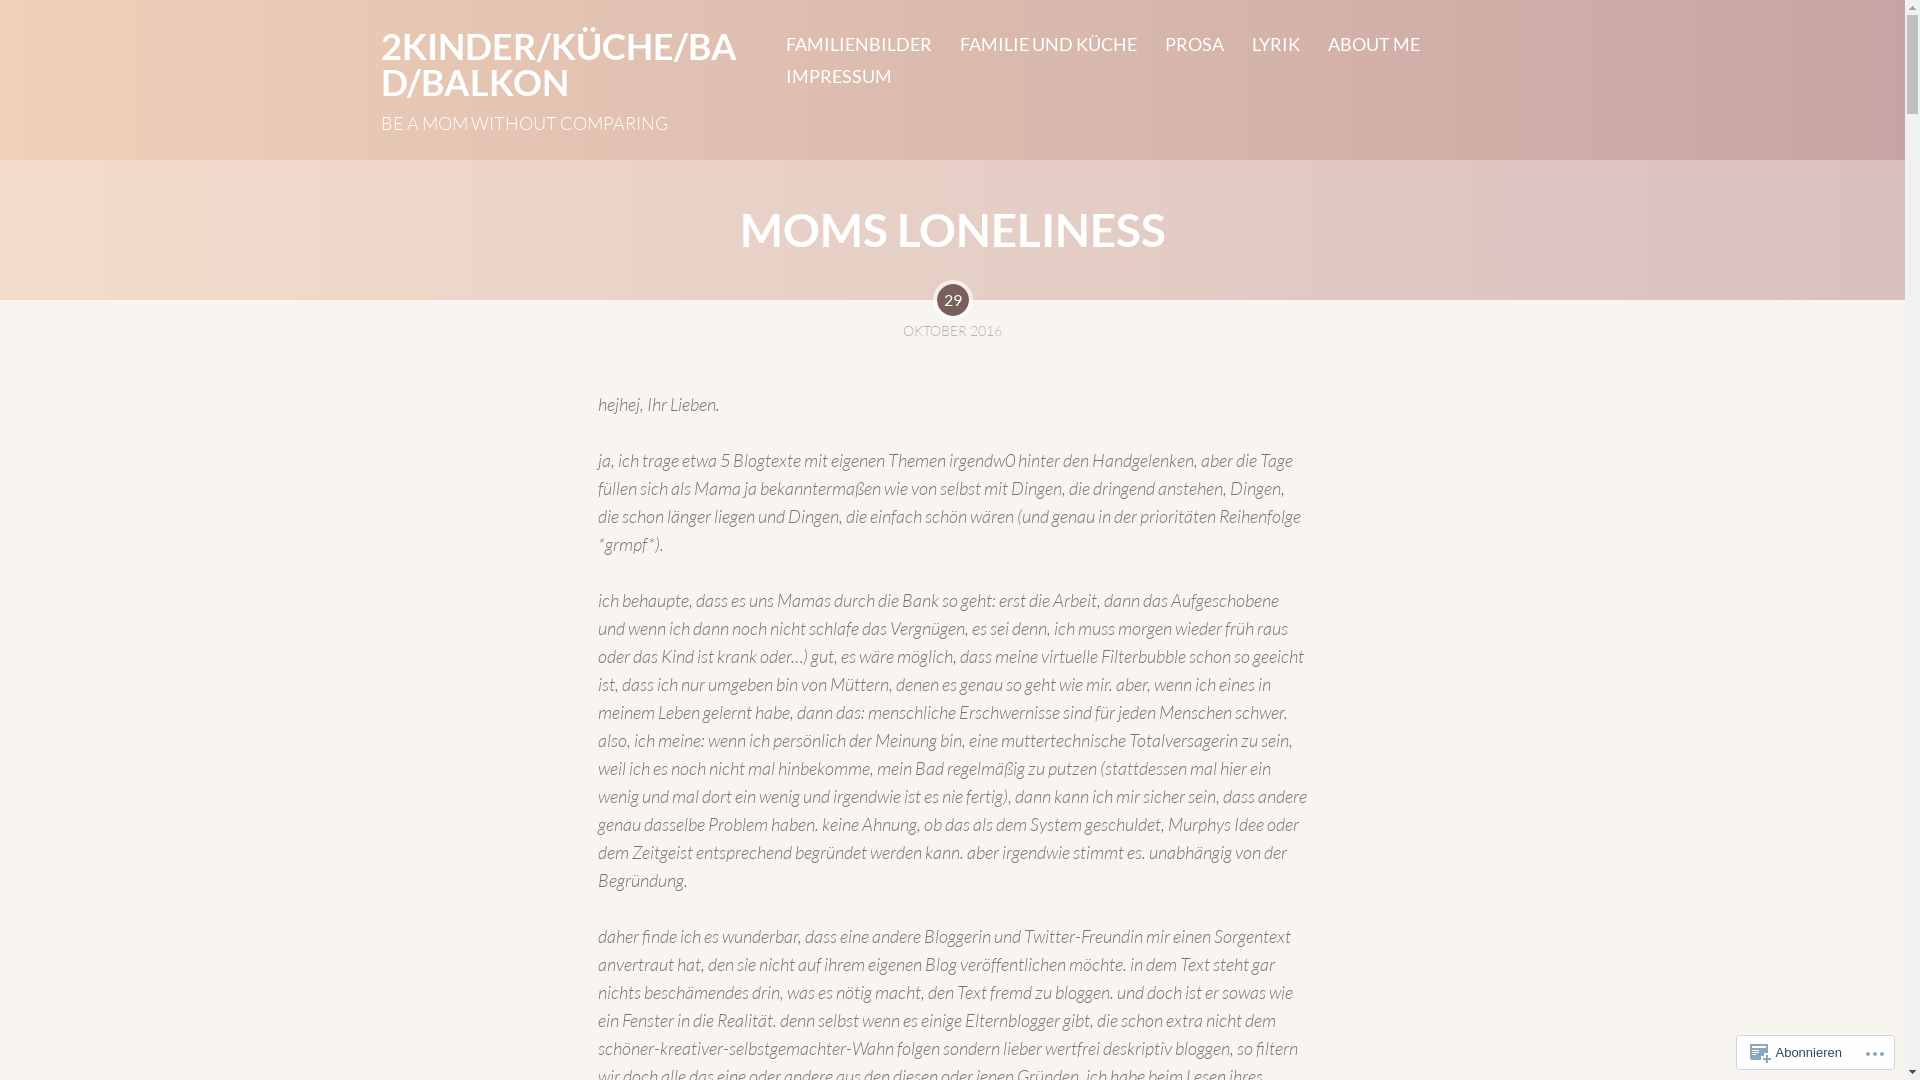  What do you see at coordinates (1137, 43) in the screenshot?
I see `'PROSA'` at bounding box center [1137, 43].